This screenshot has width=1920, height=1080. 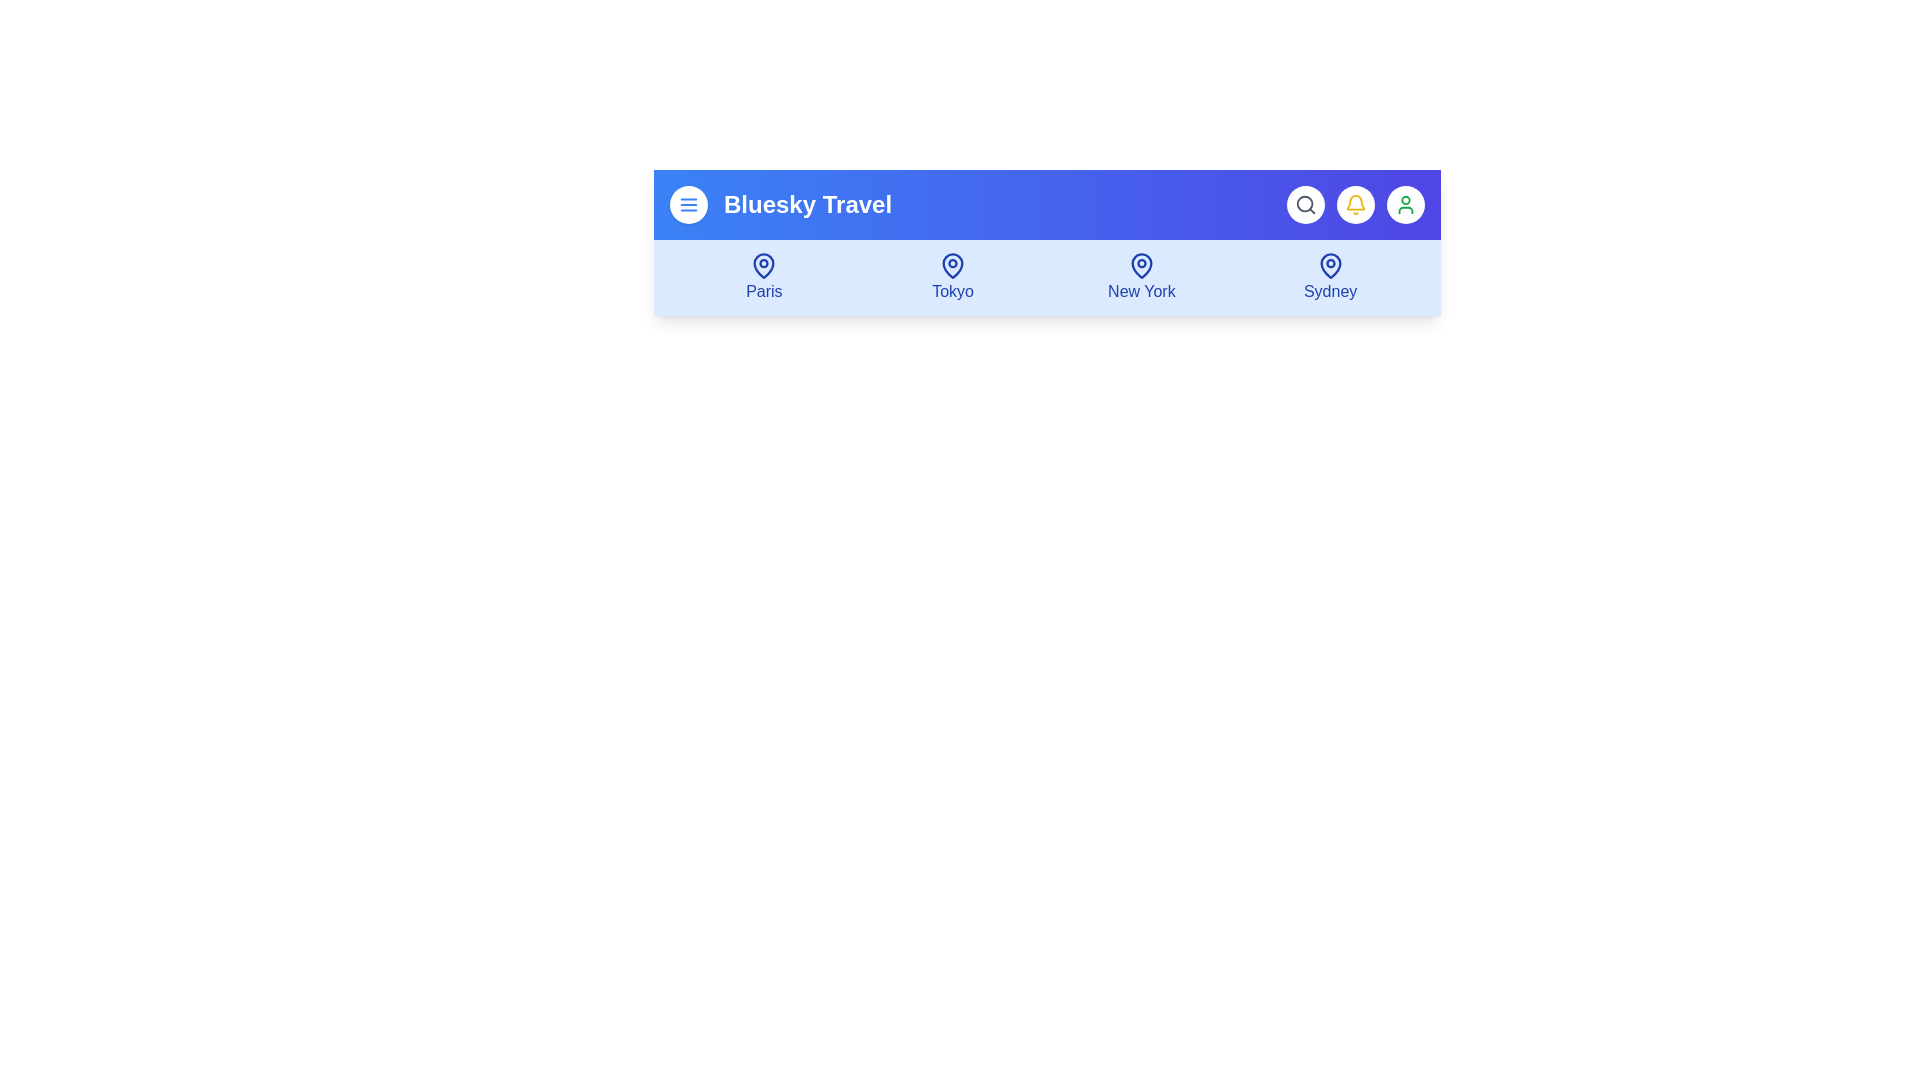 I want to click on the destination icon for Tokyo, so click(x=952, y=277).